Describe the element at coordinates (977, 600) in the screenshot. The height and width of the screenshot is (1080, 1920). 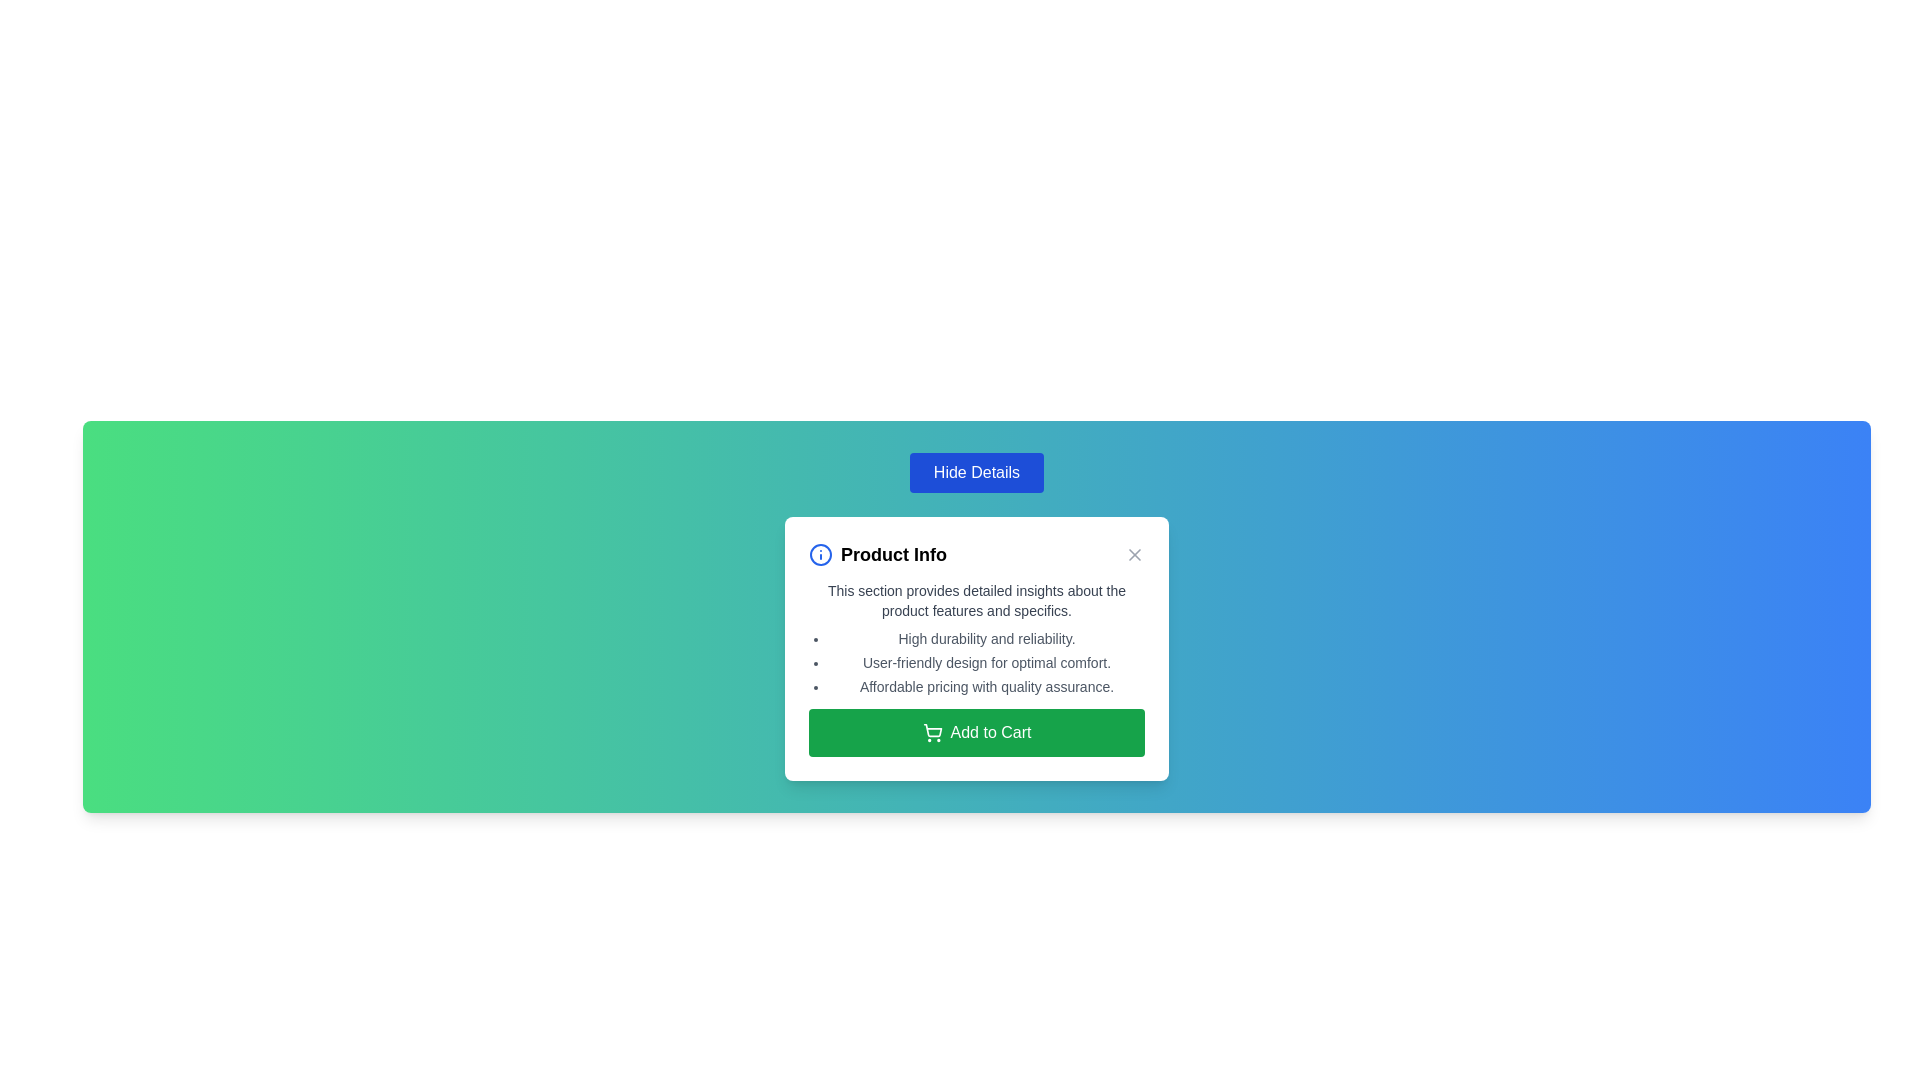
I see `the text display element styled with a small font size and gray color that provides a descriptive summary about product features, located below the heading 'Product Info'` at that location.